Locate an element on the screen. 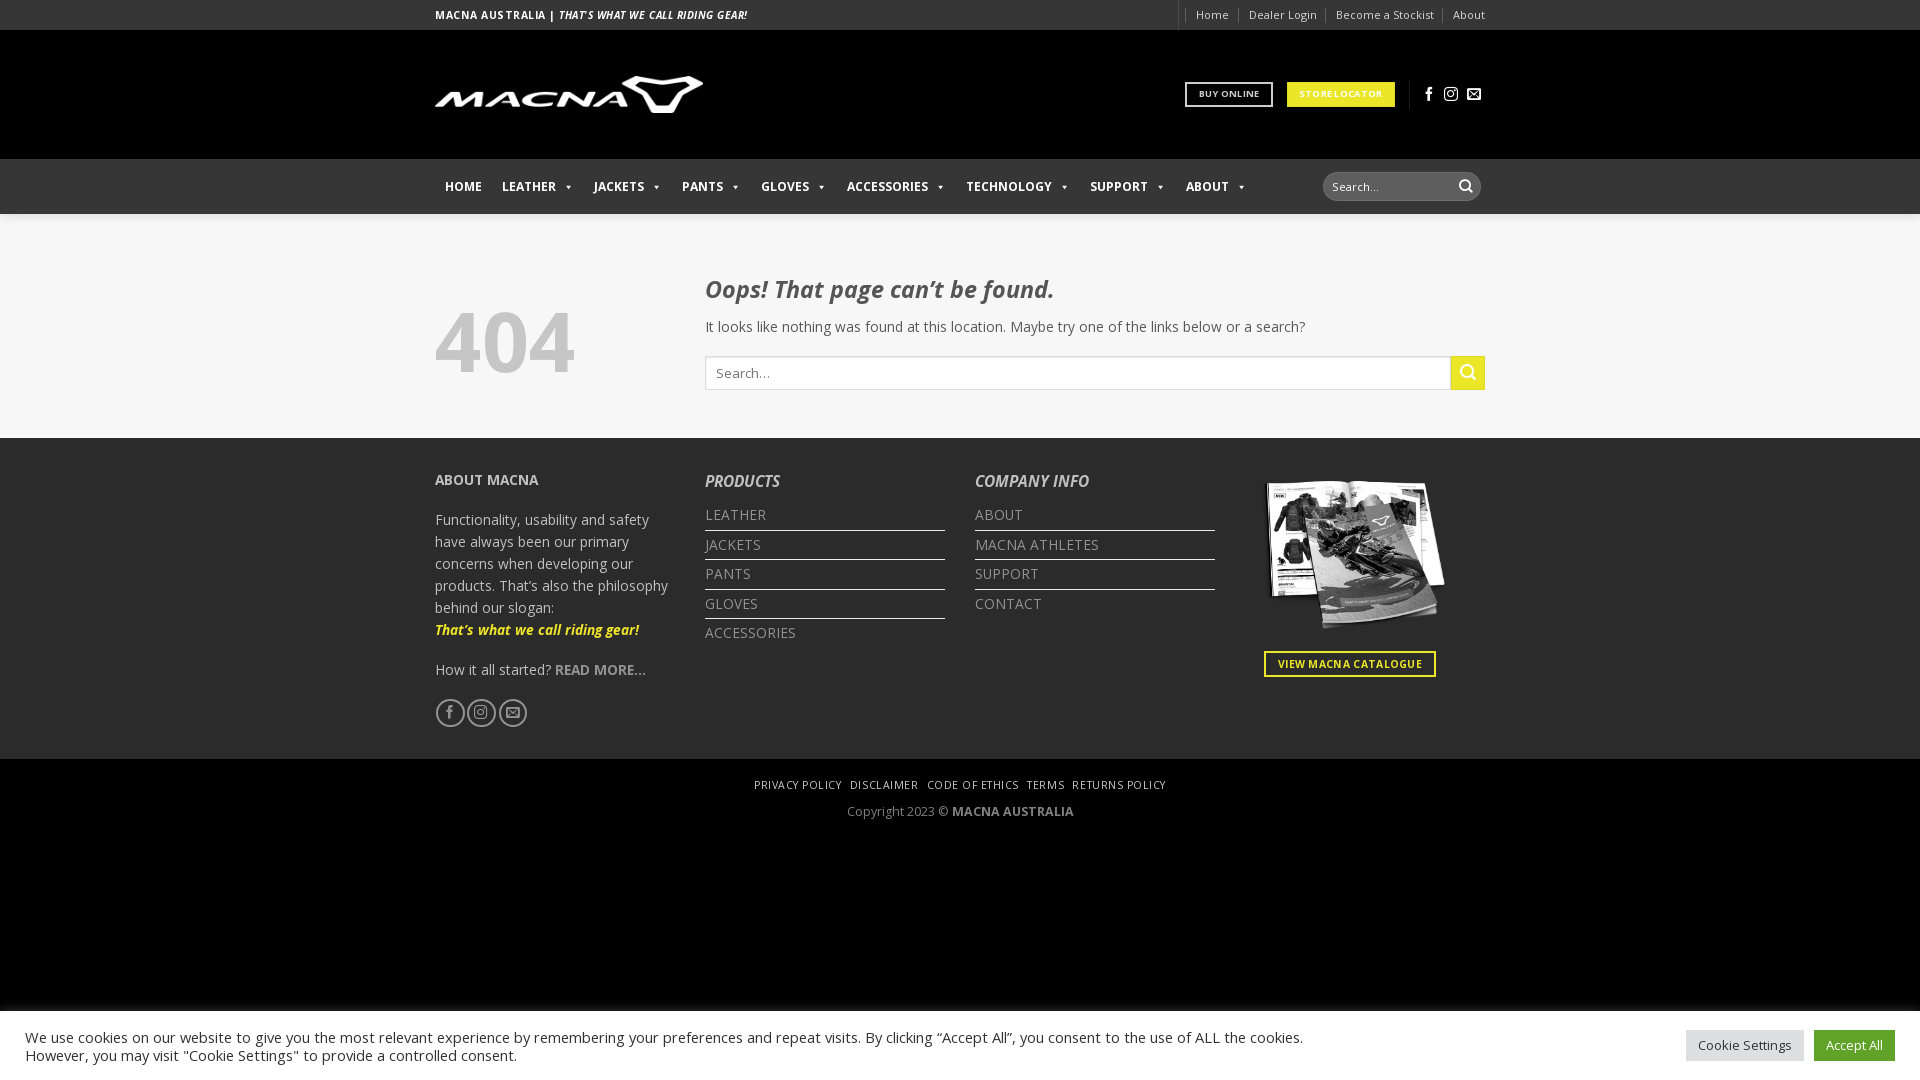  'Dealer Login' is located at coordinates (1281, 14).